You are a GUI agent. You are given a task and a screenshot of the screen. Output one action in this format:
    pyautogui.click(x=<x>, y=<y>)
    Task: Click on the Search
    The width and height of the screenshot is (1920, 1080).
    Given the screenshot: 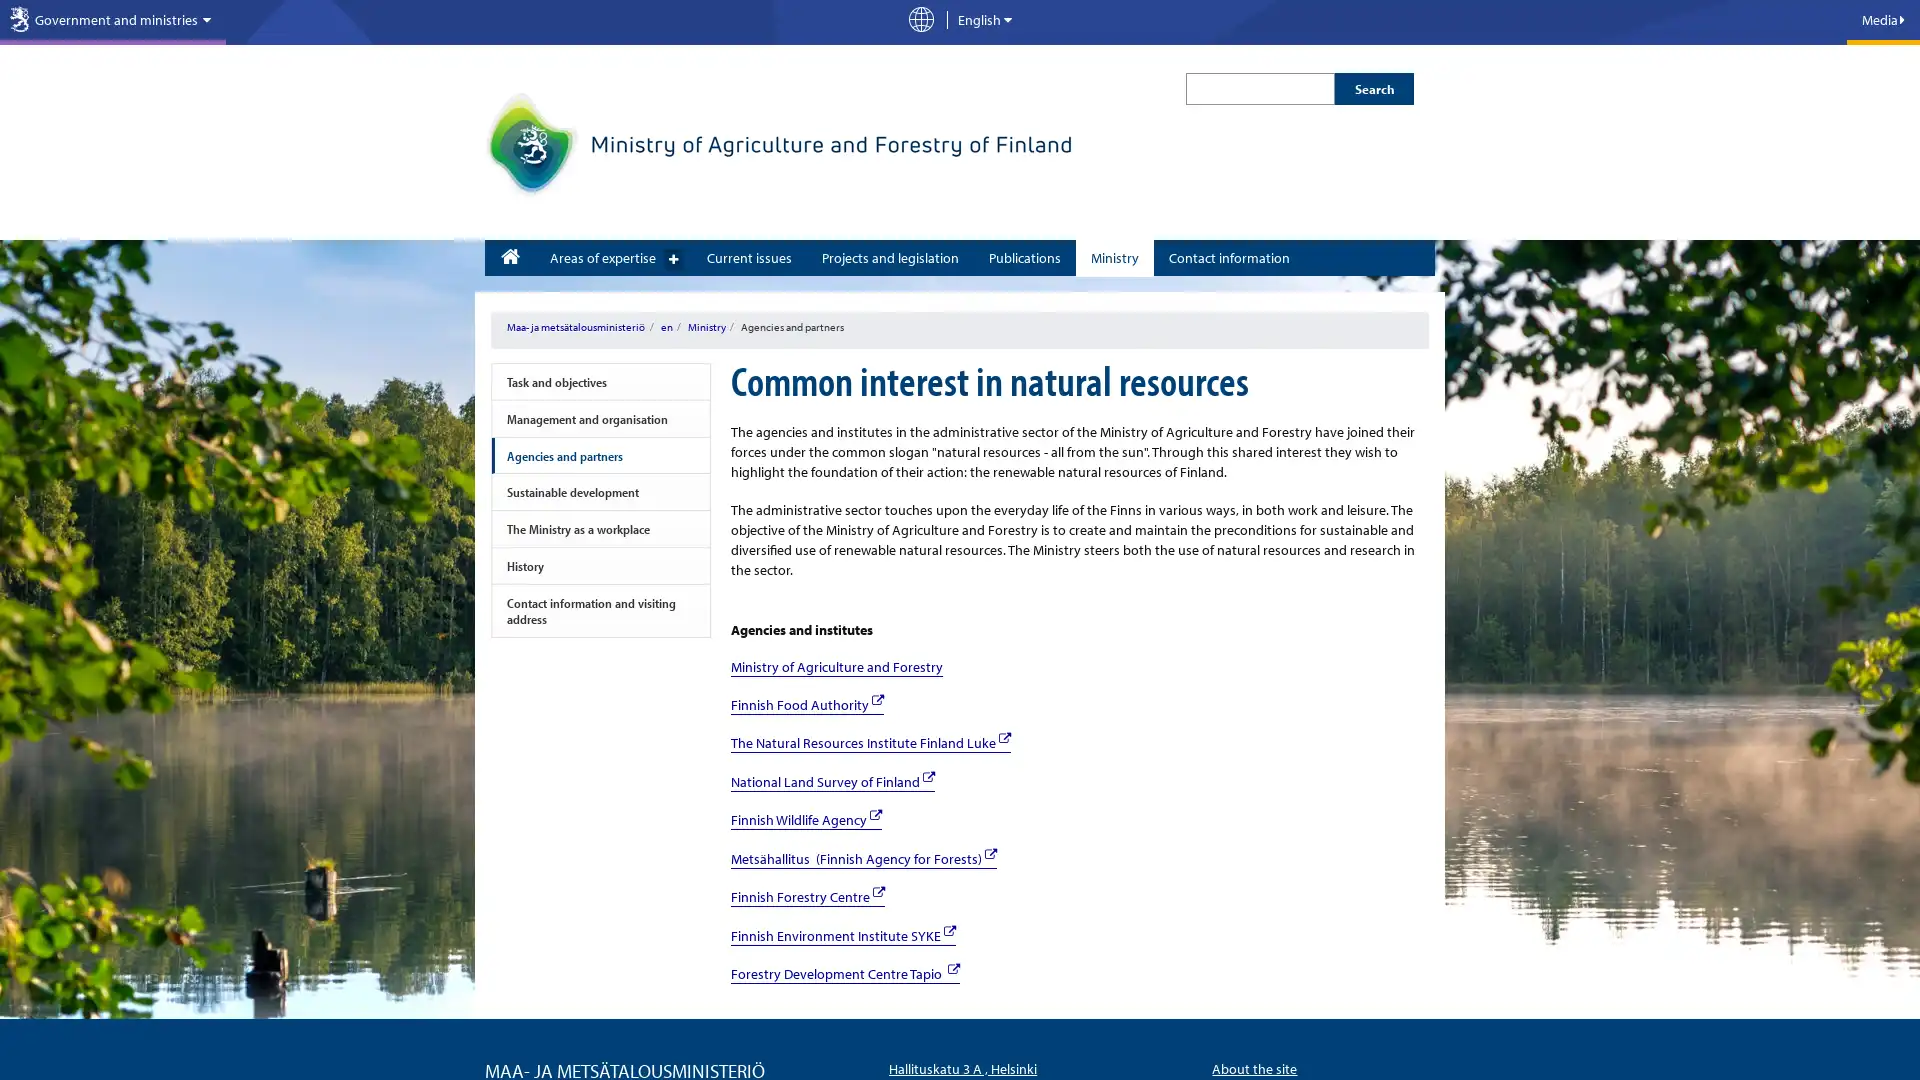 What is the action you would take?
    pyautogui.click(x=1373, y=87)
    